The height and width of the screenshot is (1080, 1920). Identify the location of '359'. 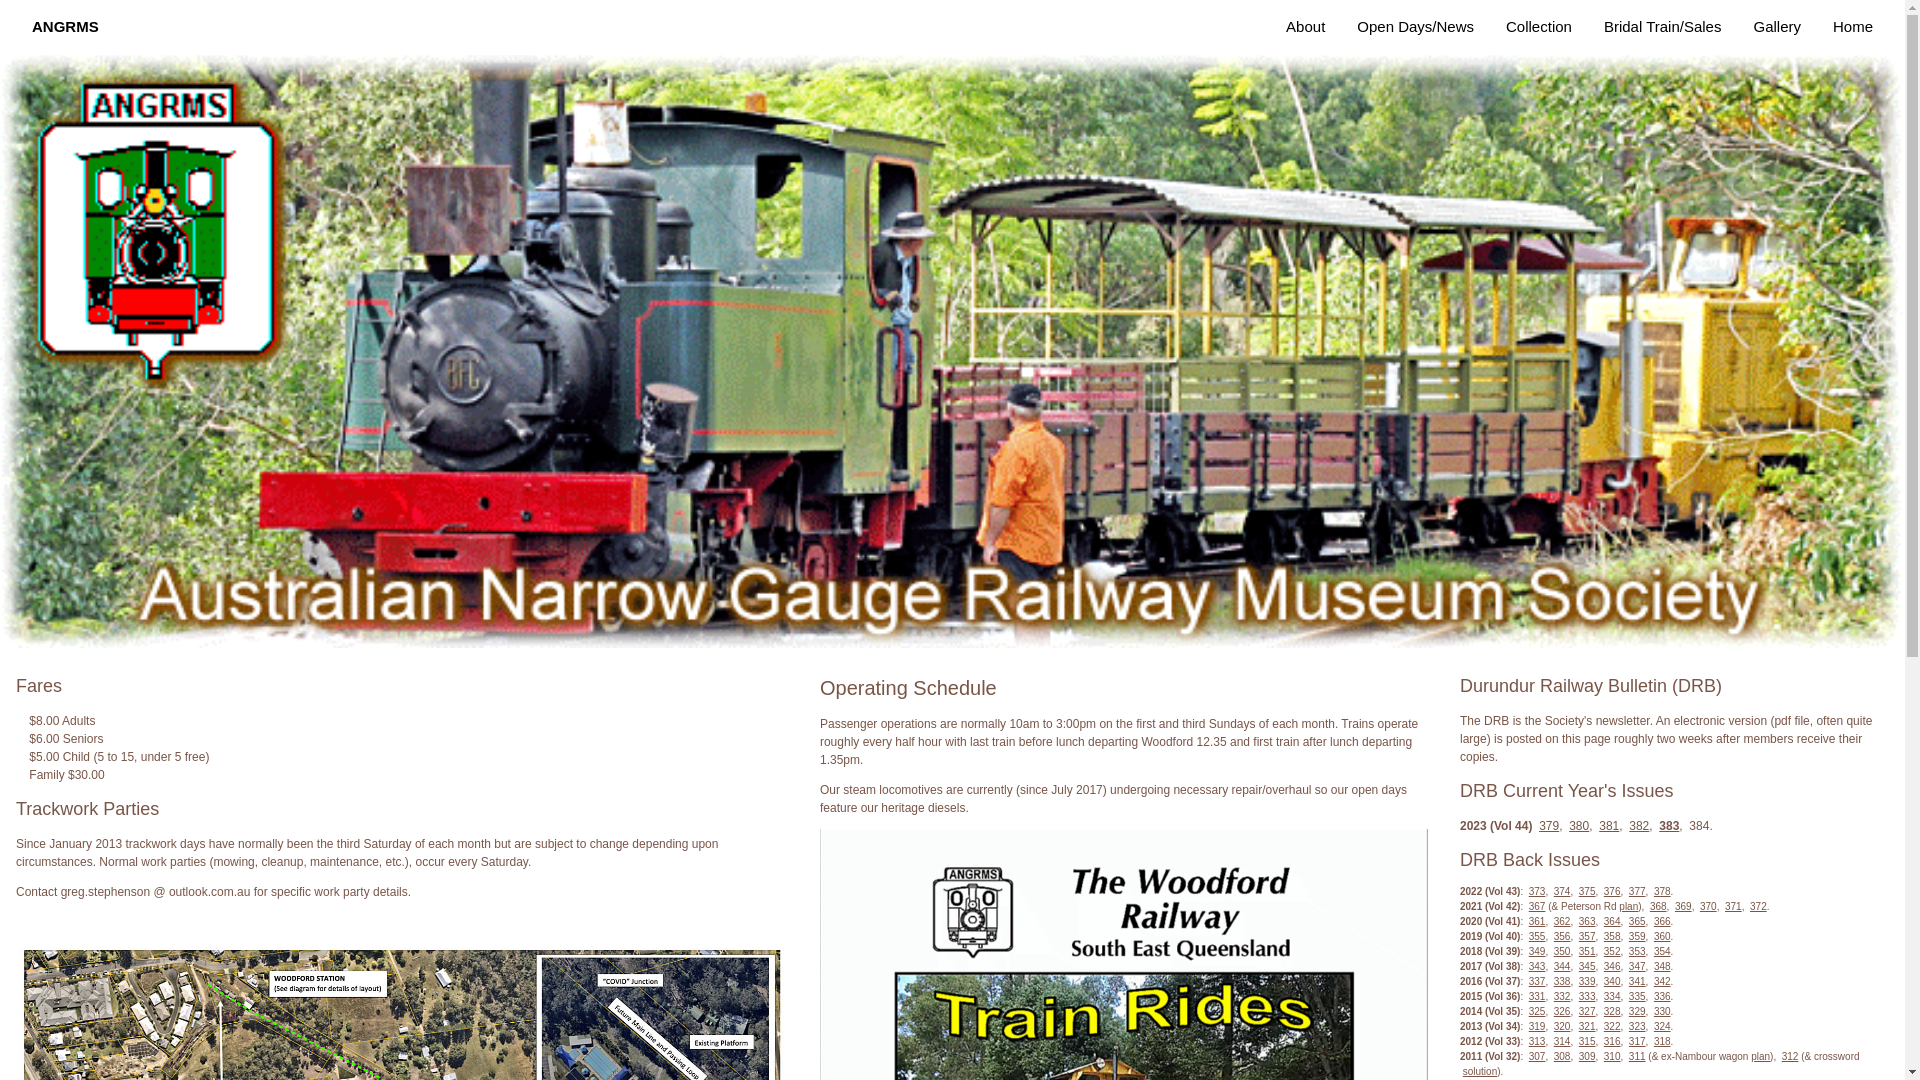
(1628, 936).